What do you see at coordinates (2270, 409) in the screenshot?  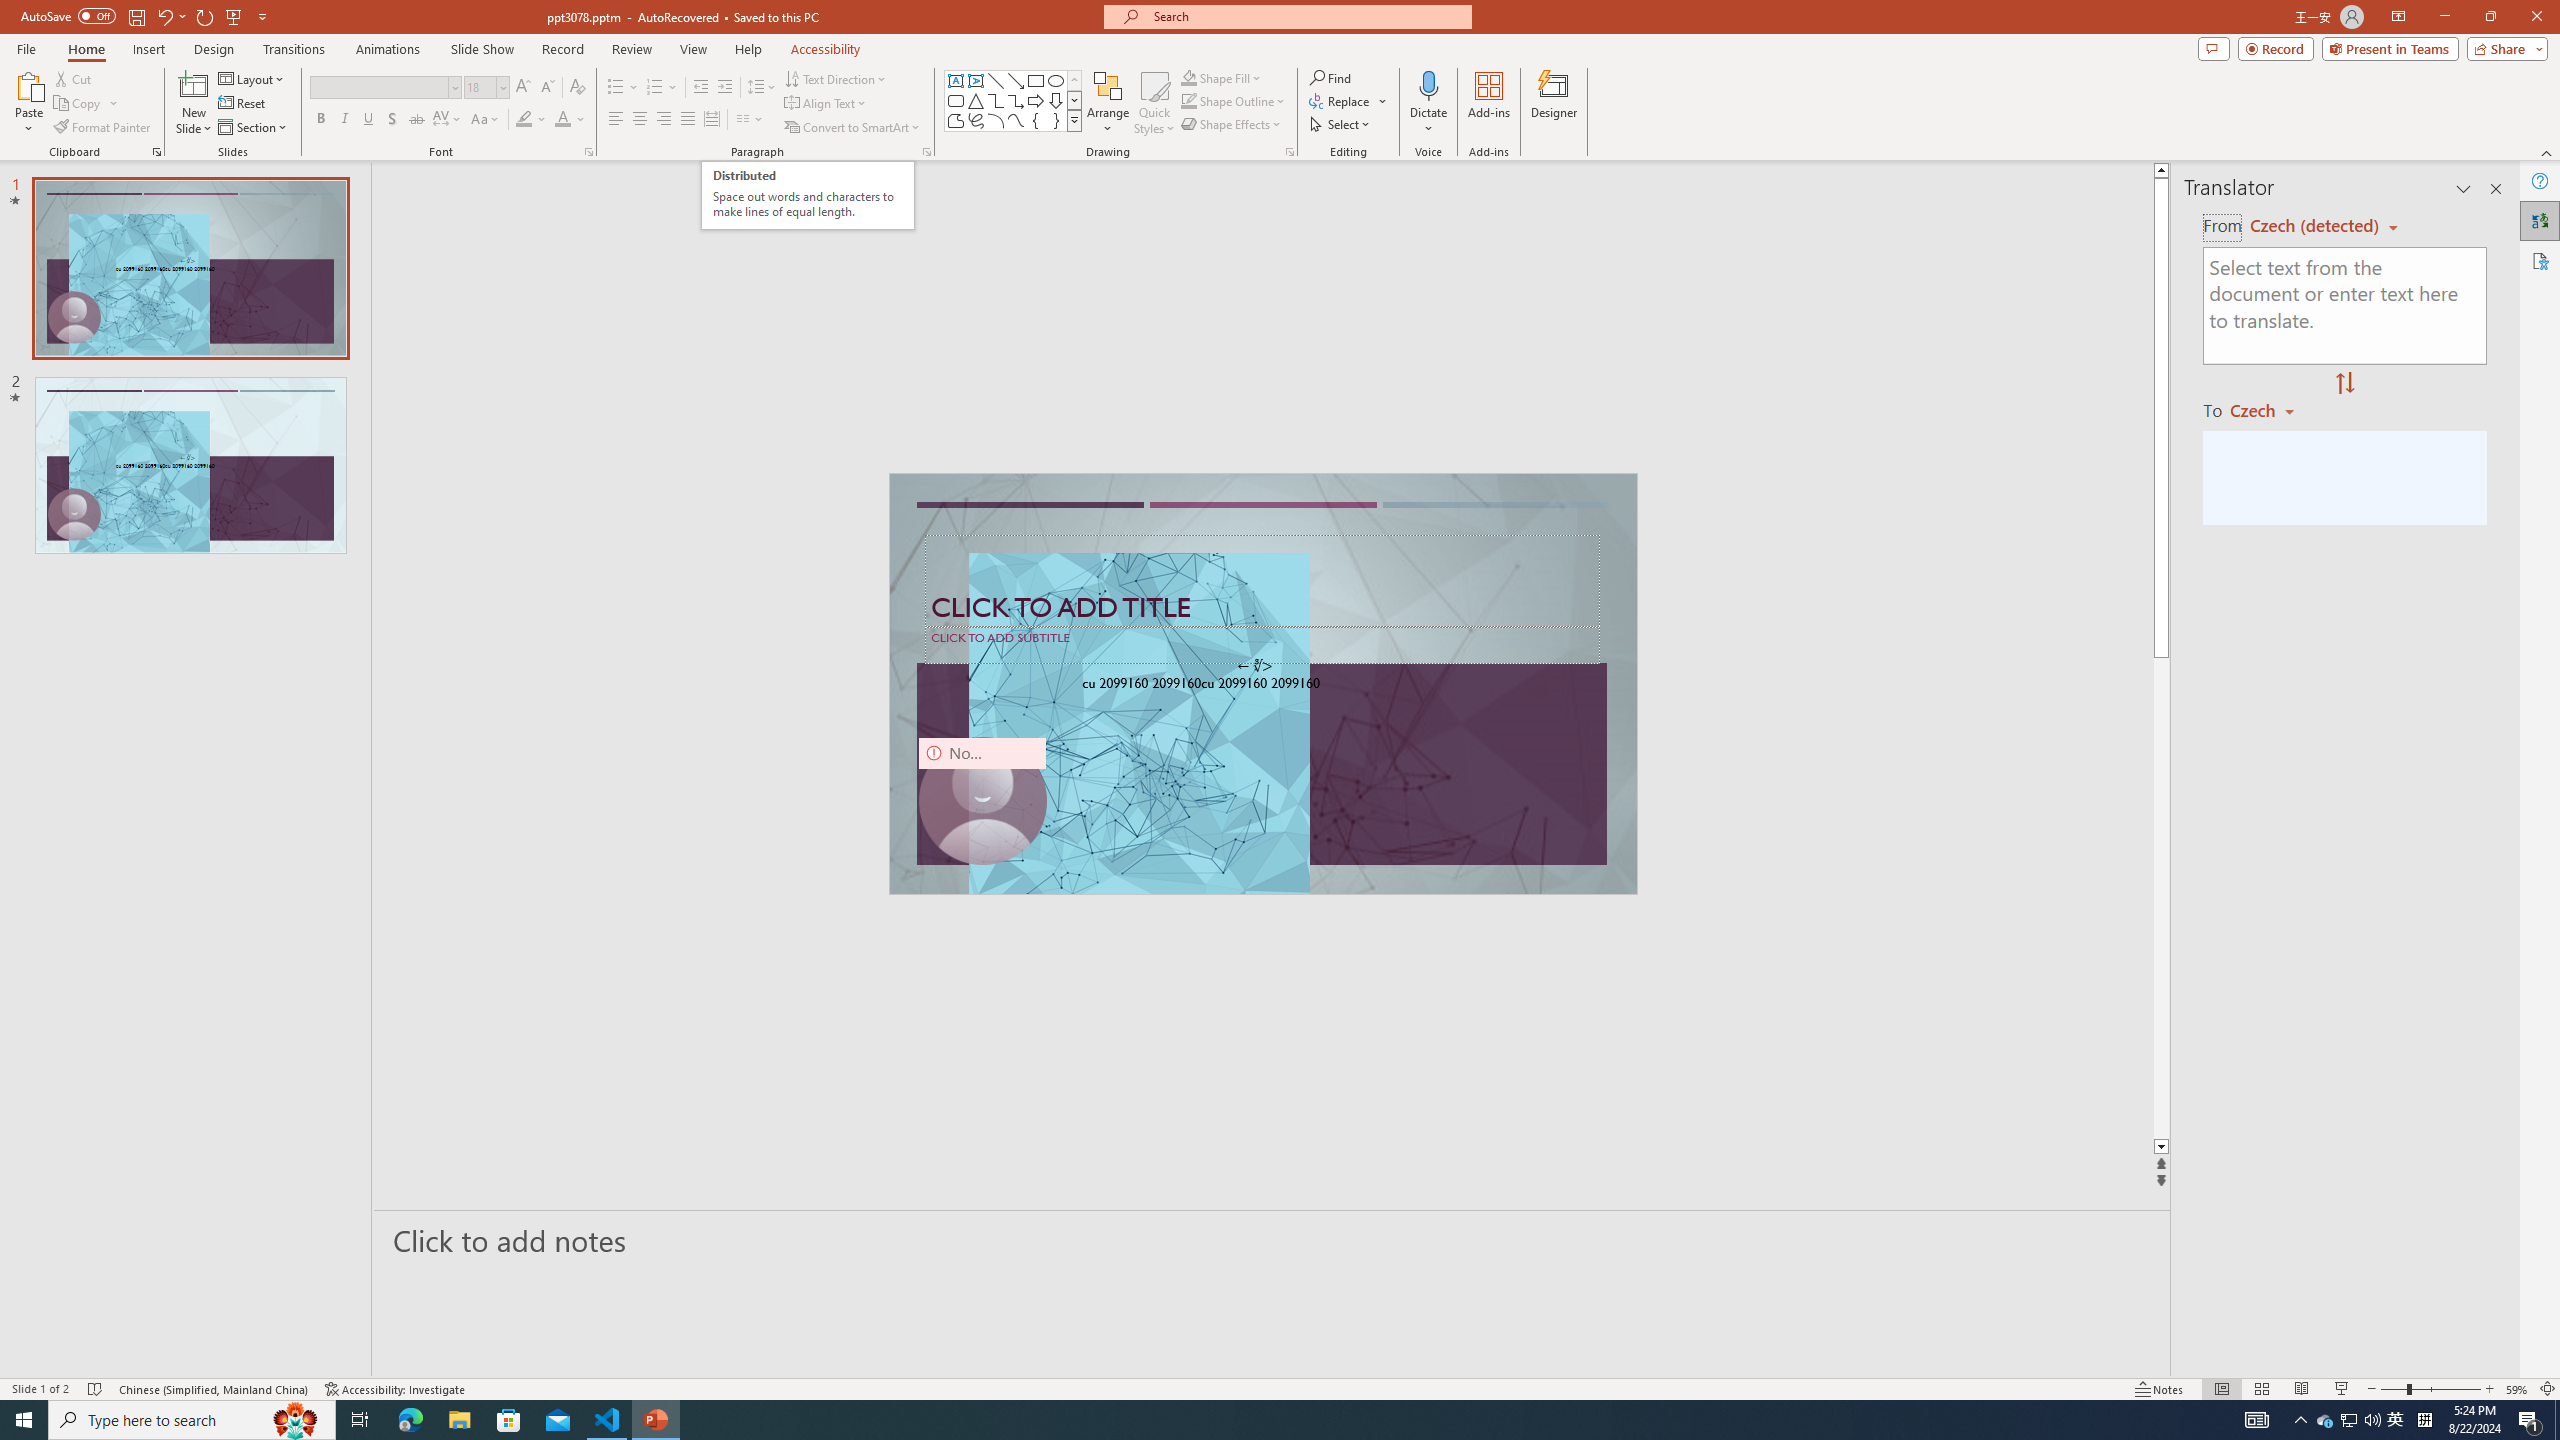 I see `'Czech'` at bounding box center [2270, 409].